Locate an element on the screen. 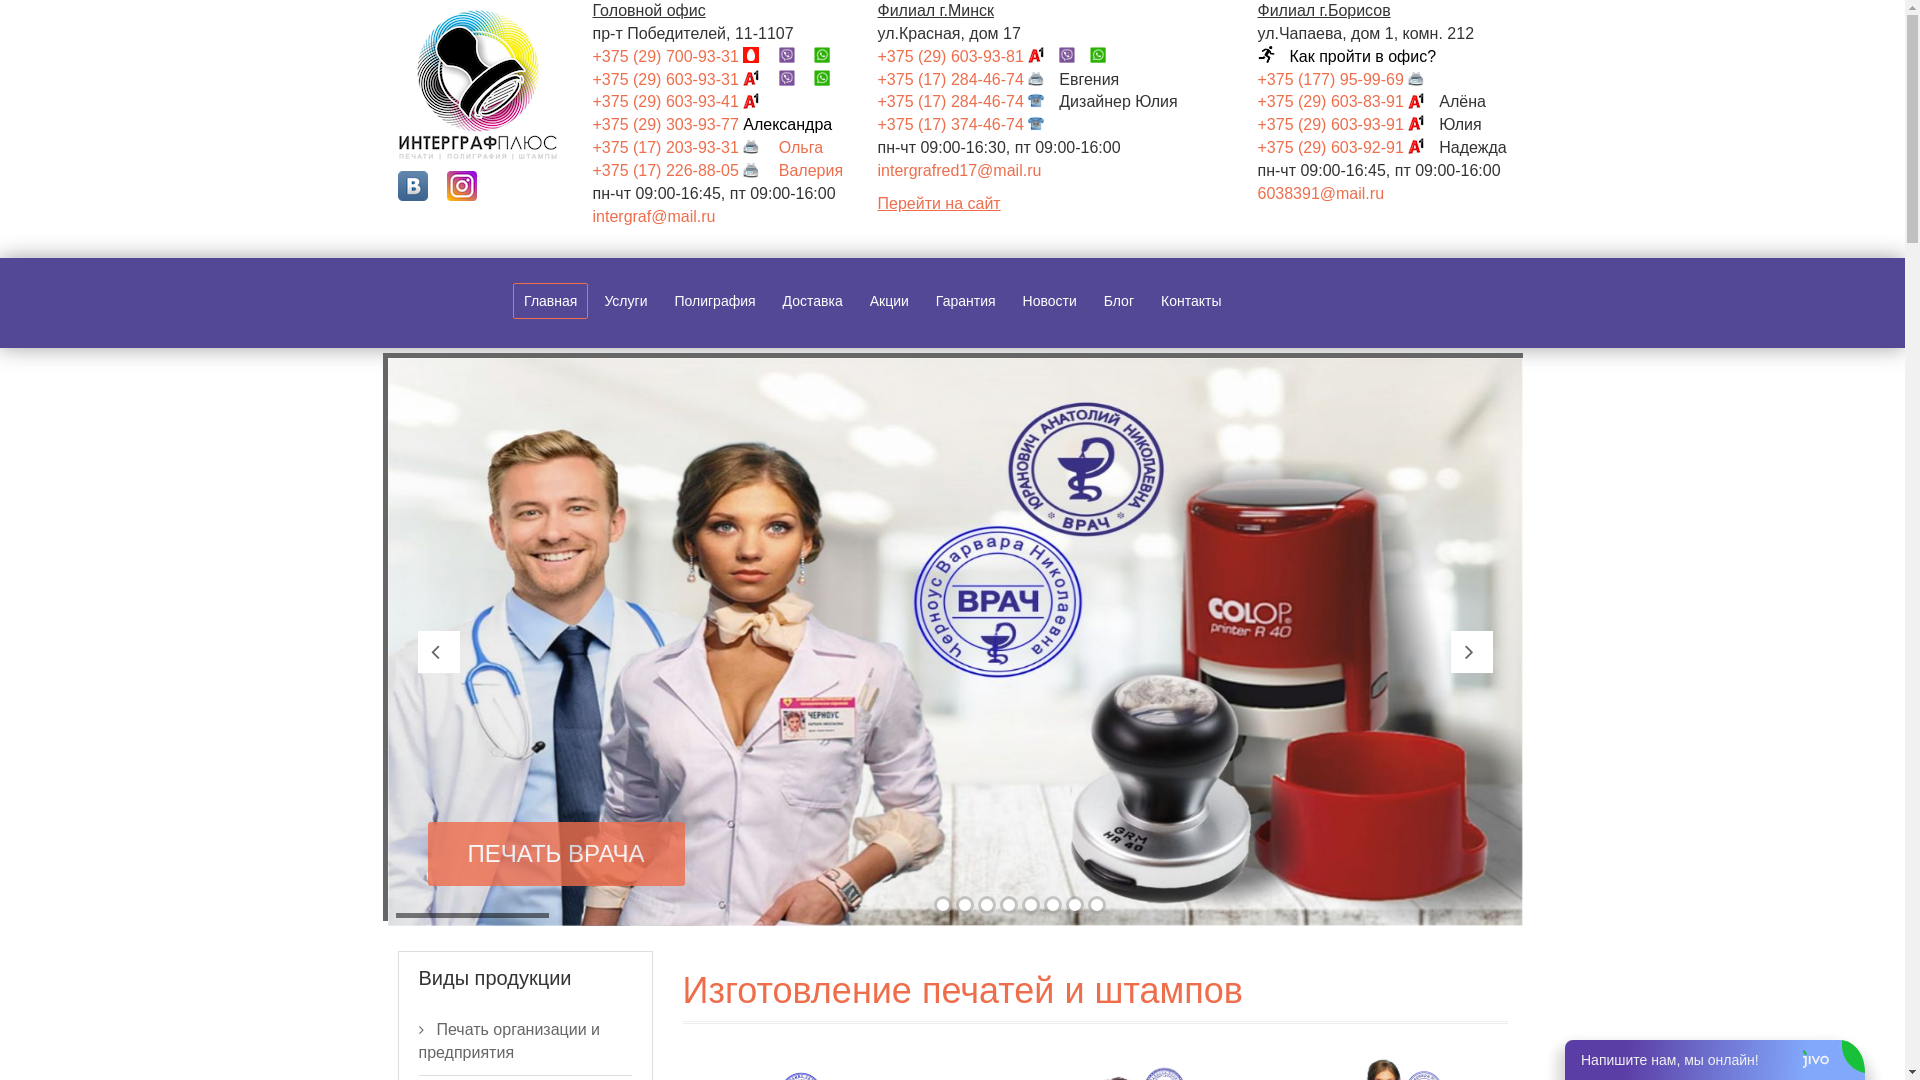 This screenshot has height=1080, width=1920. 'WhatsApp' is located at coordinates (1104, 55).